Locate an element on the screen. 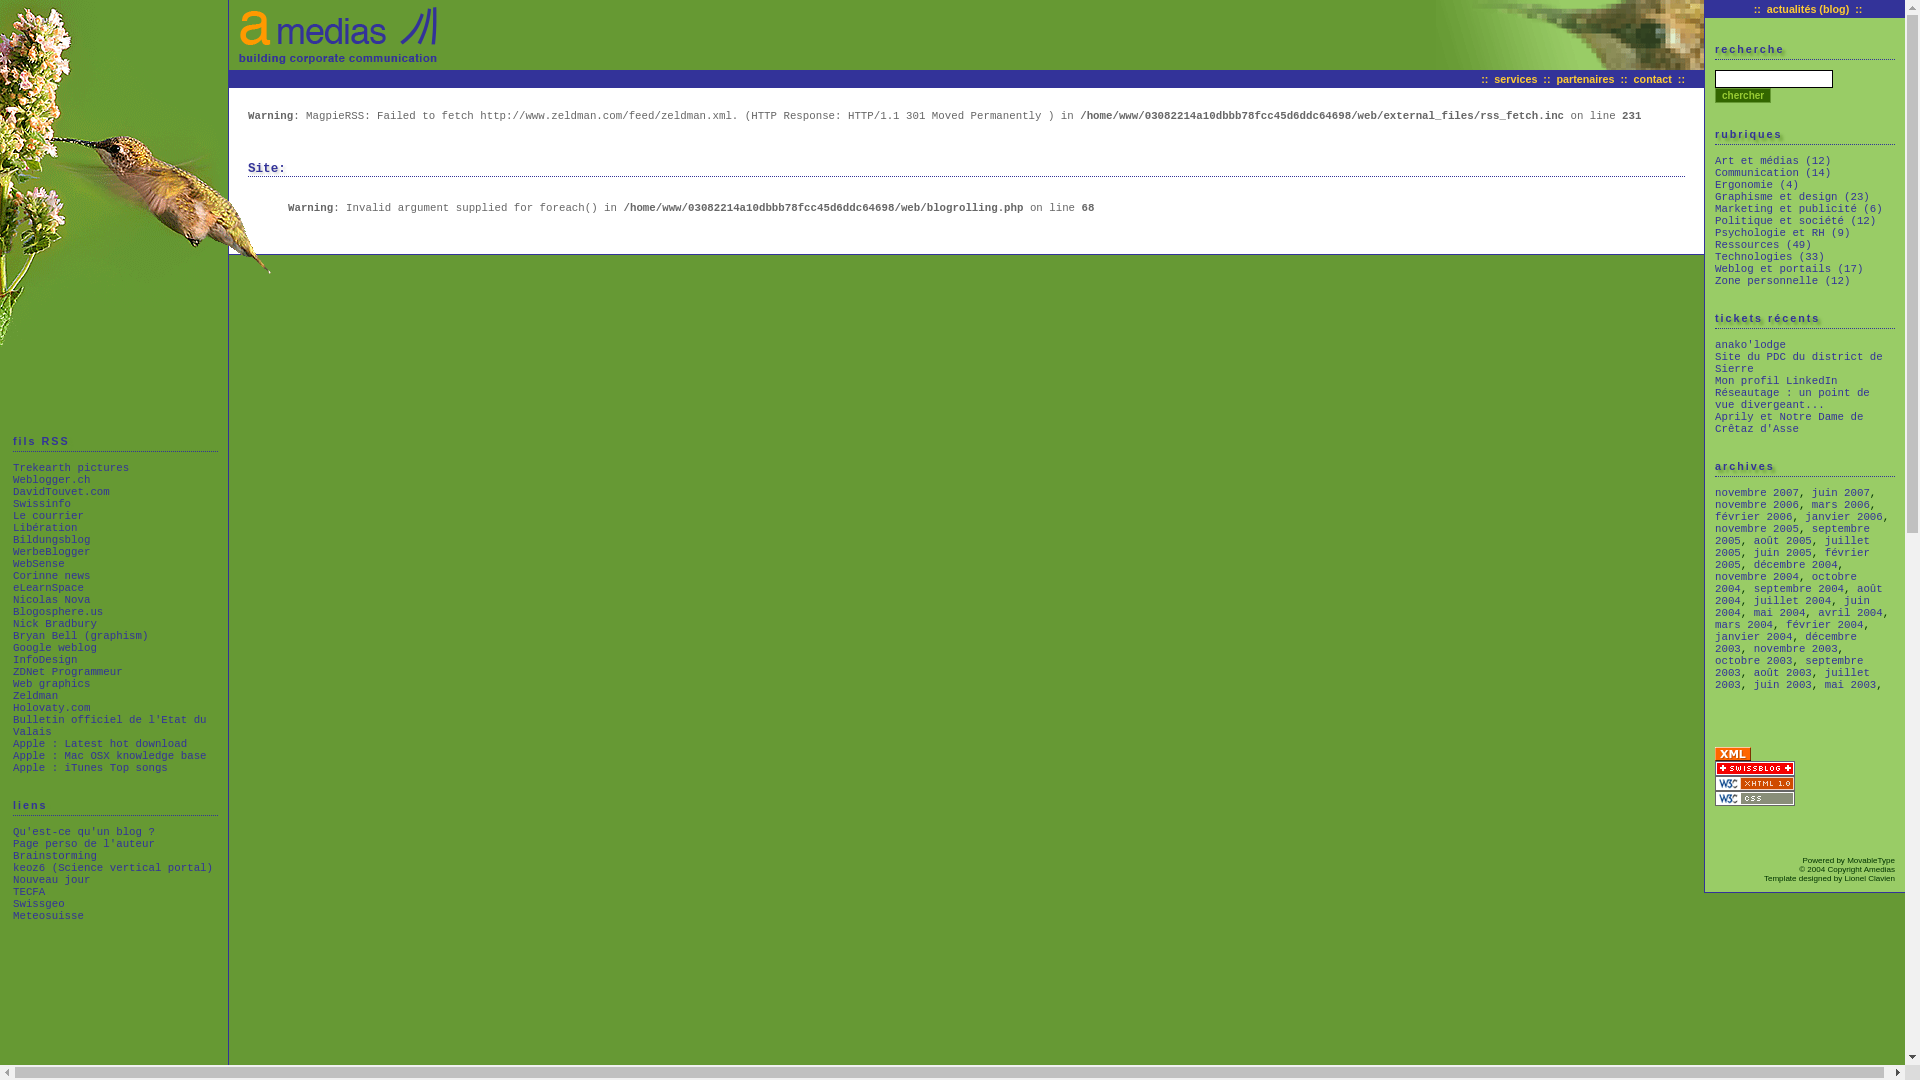  'juillet 2004' is located at coordinates (1792, 600).